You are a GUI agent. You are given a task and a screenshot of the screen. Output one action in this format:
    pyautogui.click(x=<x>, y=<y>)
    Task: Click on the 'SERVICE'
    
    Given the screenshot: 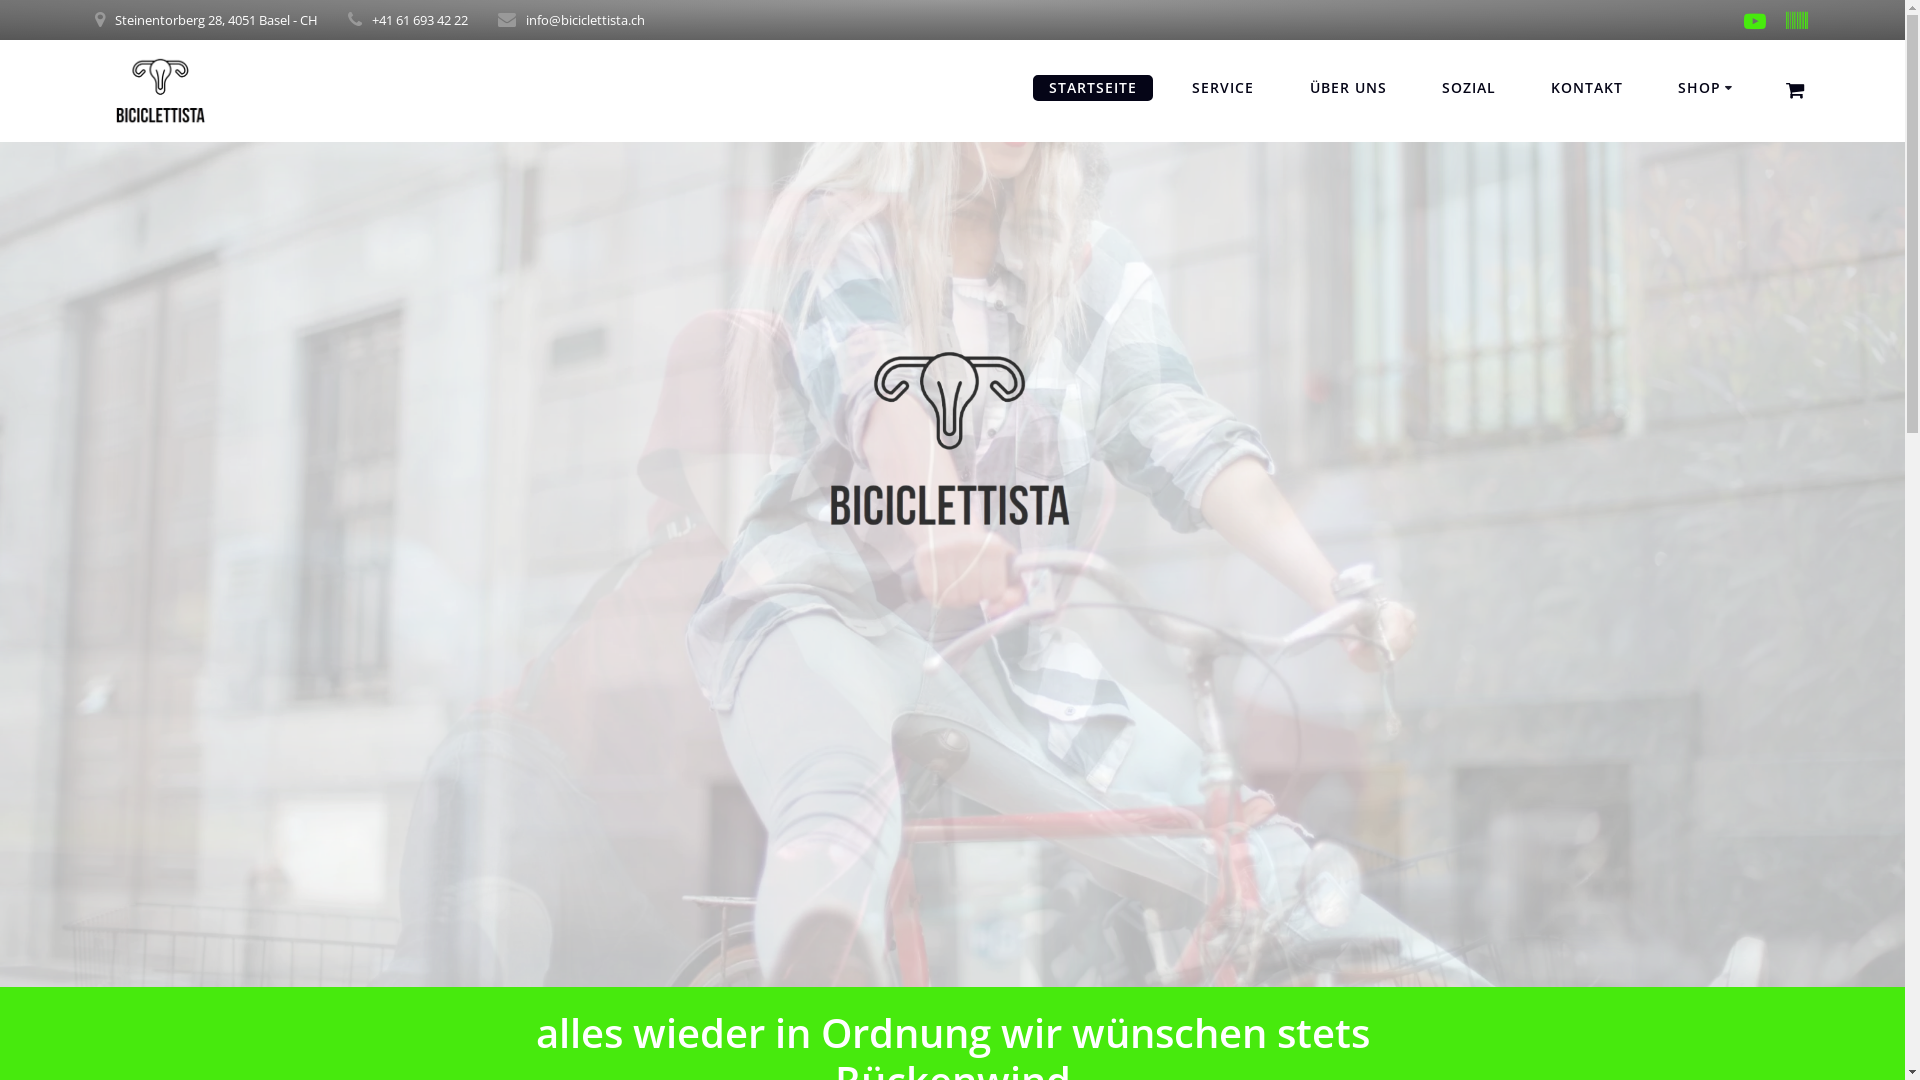 What is the action you would take?
    pyautogui.click(x=1222, y=87)
    